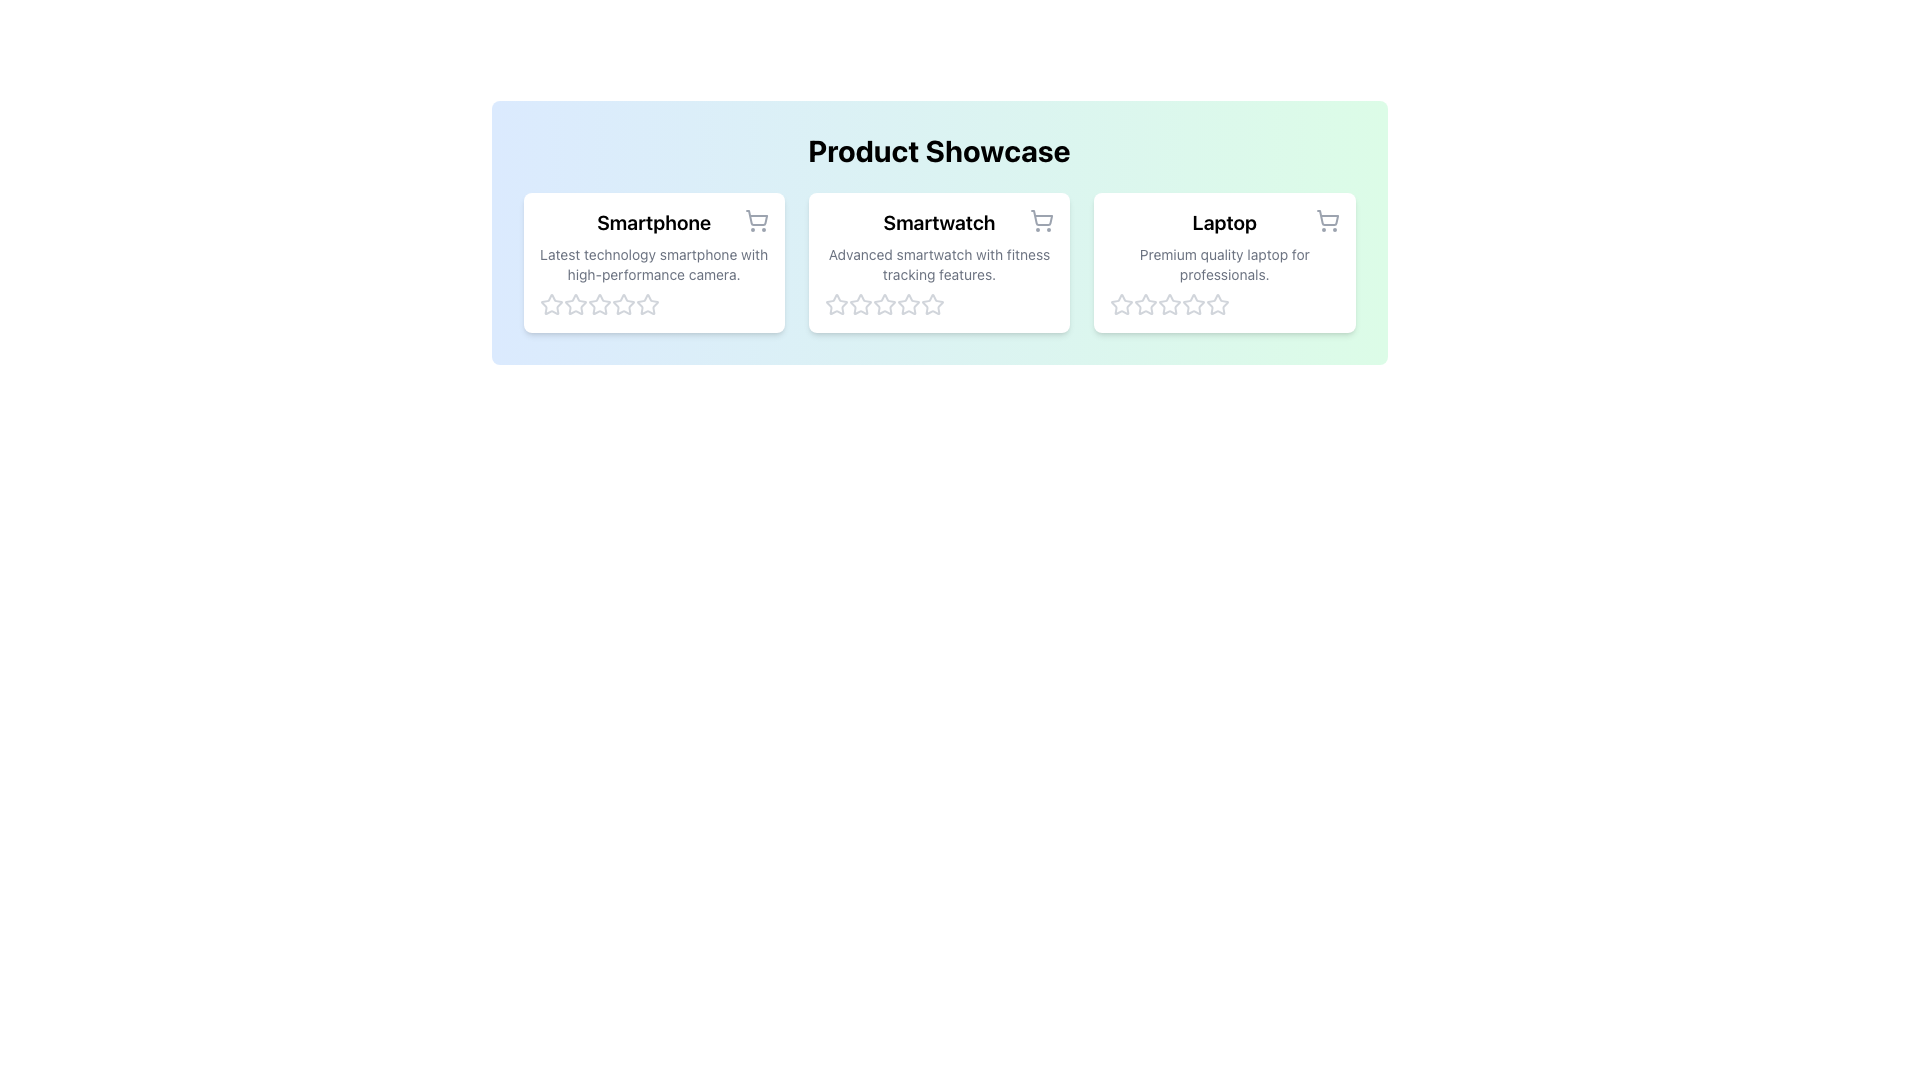  What do you see at coordinates (1223, 223) in the screenshot?
I see `the static text label element that serves as the title of the product showcased in the third card from the left, positioned above the descriptive text and to the left of the shopping cart icon` at bounding box center [1223, 223].